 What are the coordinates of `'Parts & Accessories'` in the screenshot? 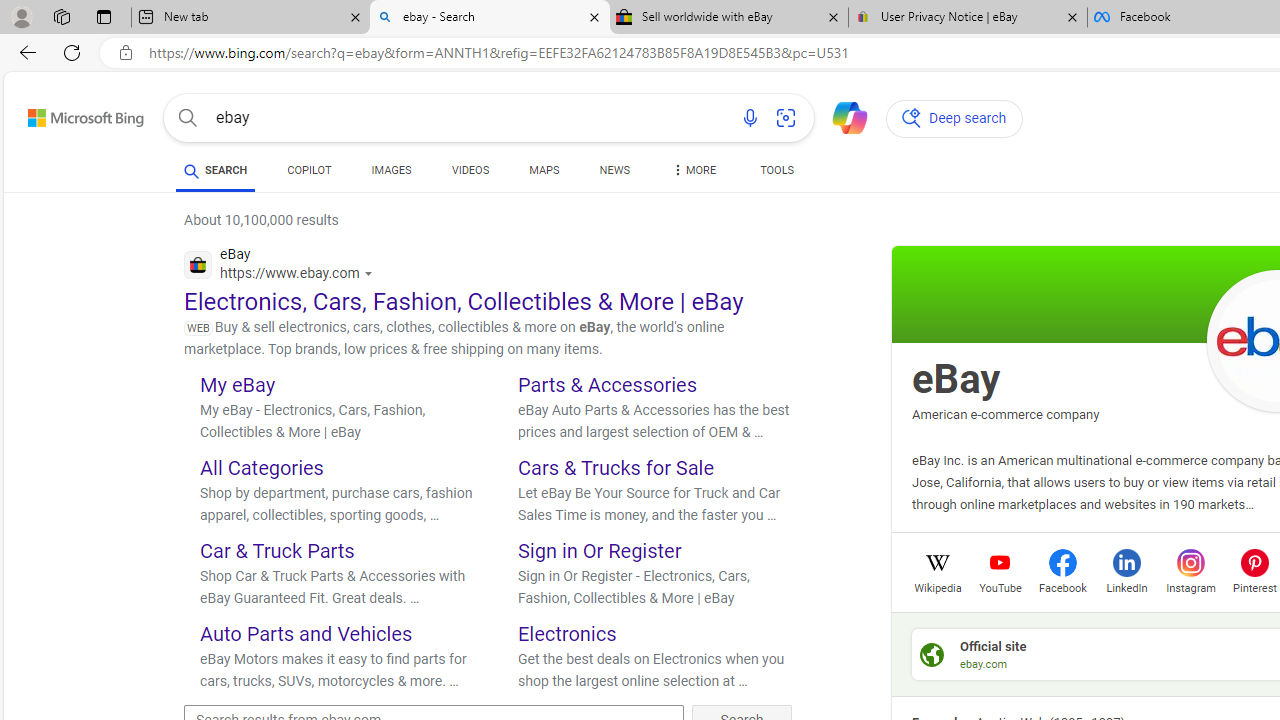 It's located at (607, 384).